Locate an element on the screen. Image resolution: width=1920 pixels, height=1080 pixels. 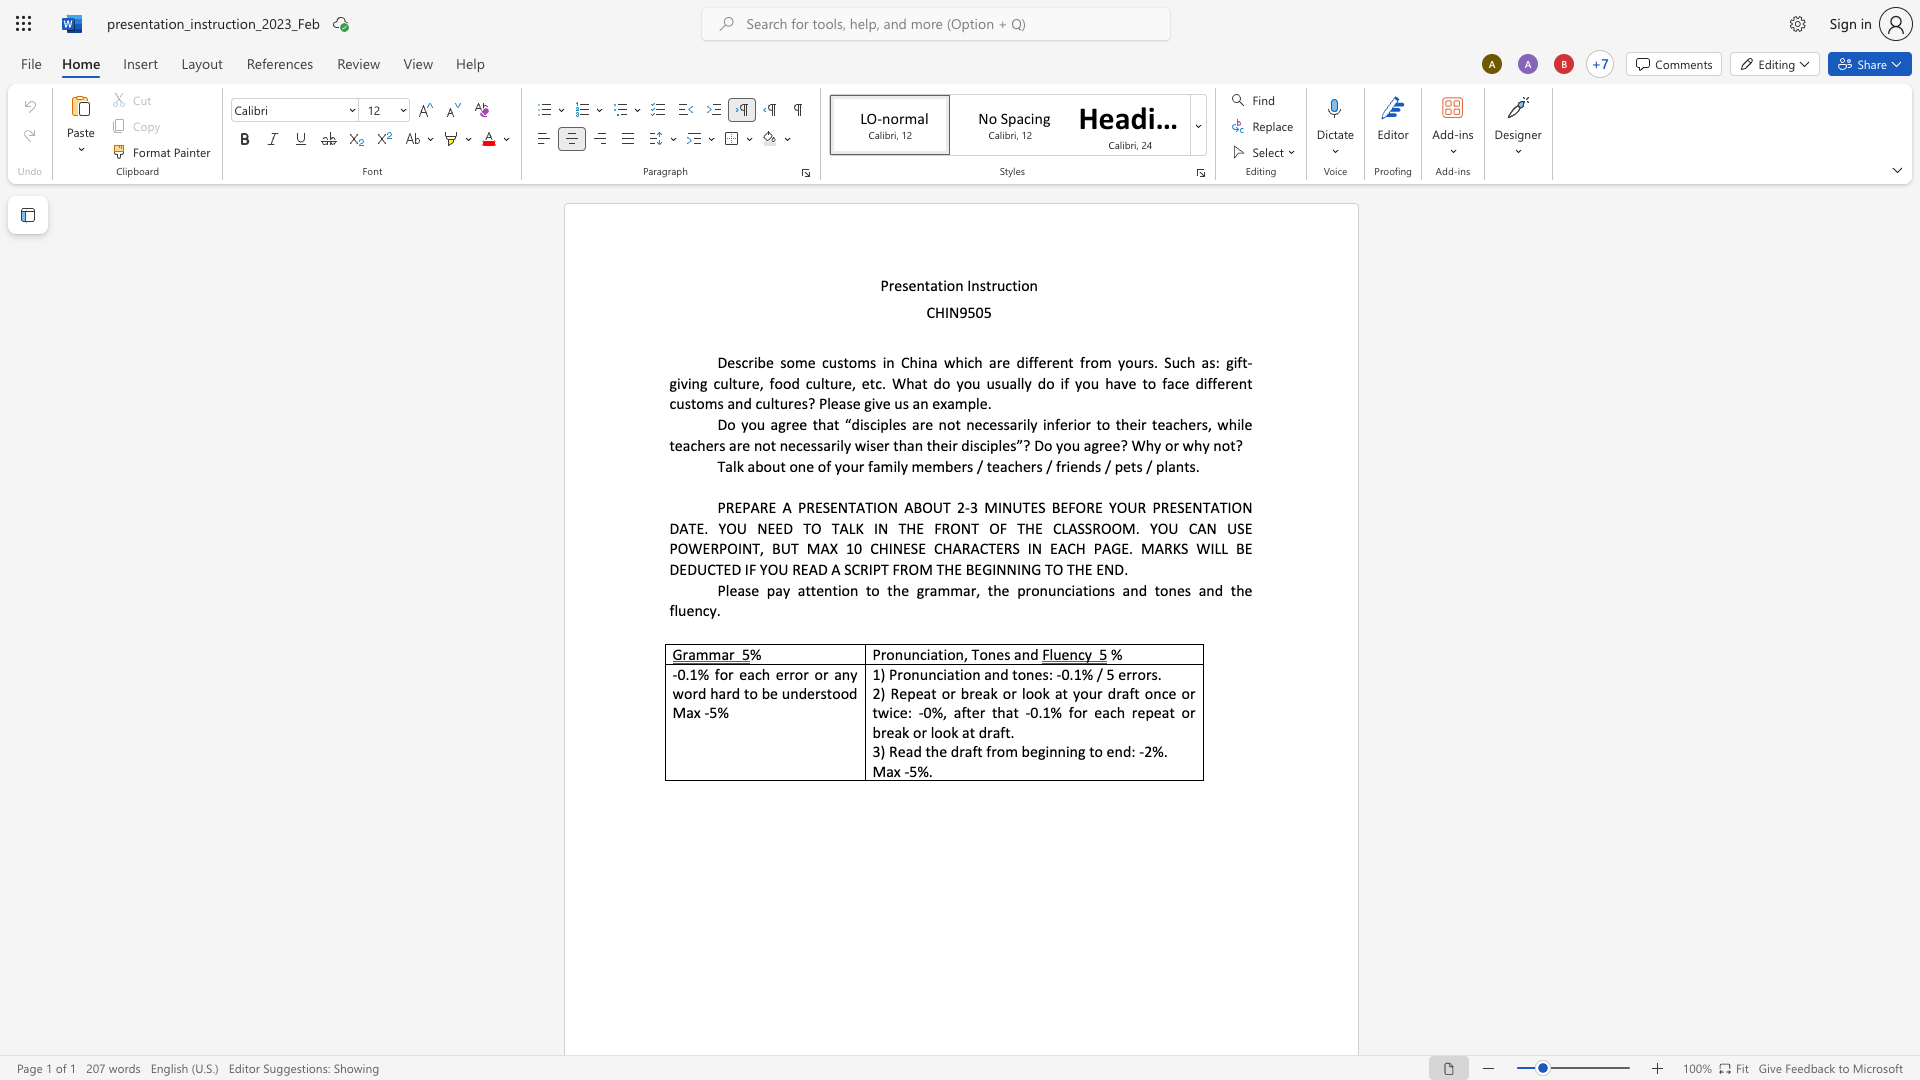
the space between the continuous character "a" and "l" in the text is located at coordinates (730, 466).